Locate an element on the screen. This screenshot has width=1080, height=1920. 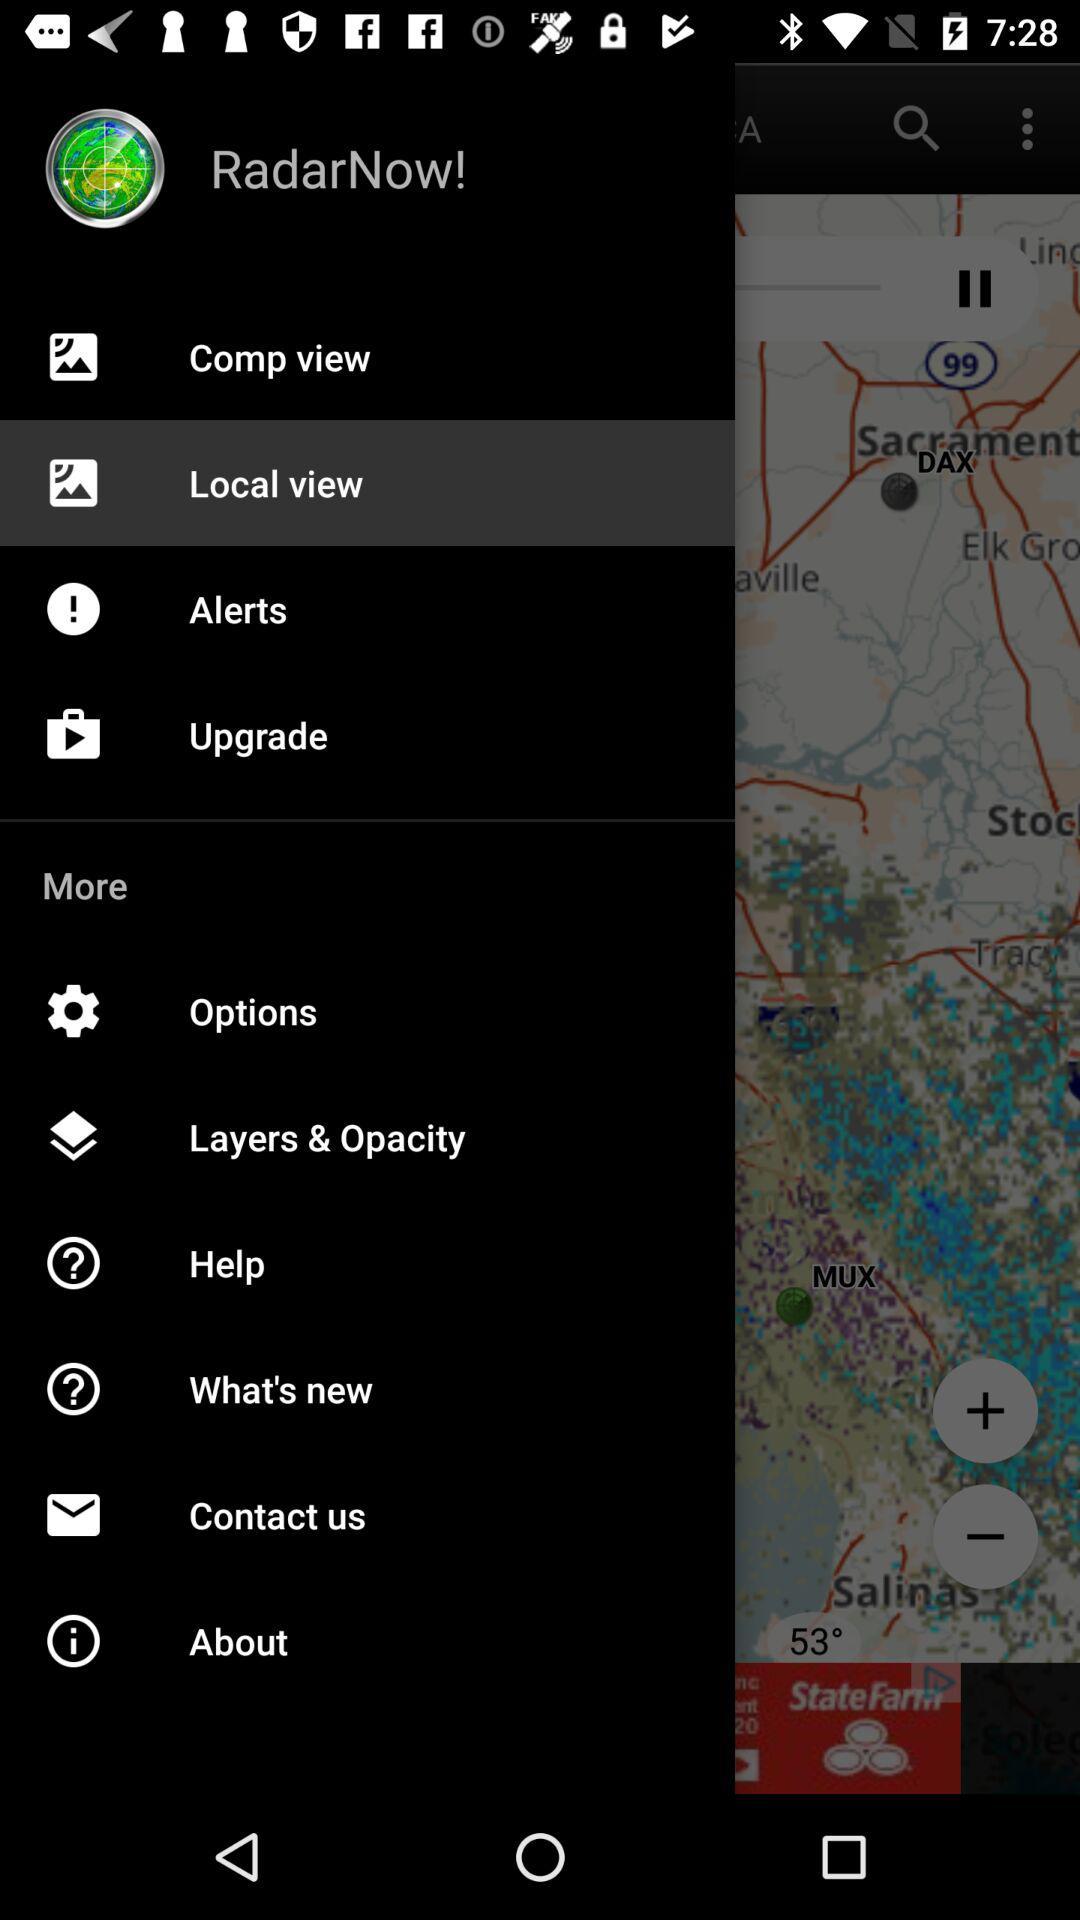
the add icon is located at coordinates (984, 1409).